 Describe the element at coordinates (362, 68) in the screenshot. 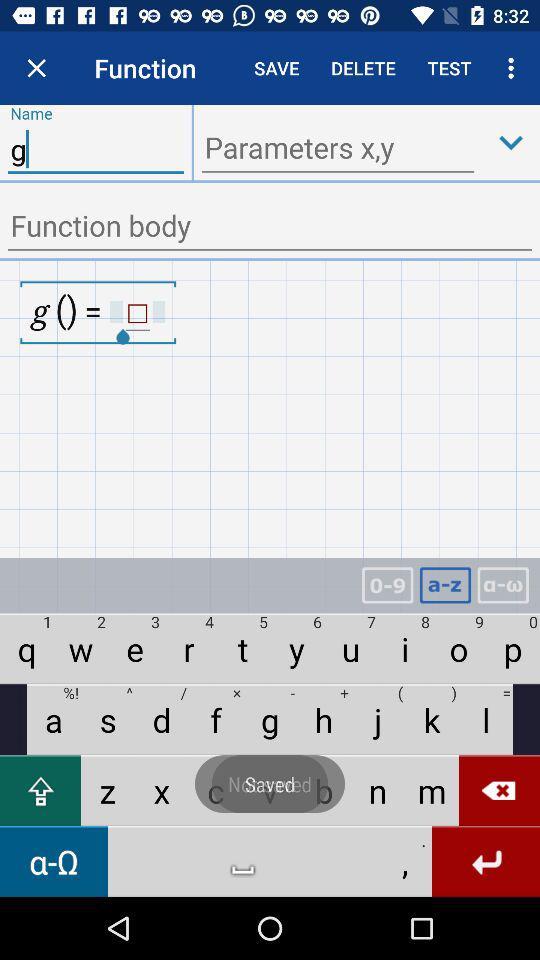

I see `text called delete` at that location.